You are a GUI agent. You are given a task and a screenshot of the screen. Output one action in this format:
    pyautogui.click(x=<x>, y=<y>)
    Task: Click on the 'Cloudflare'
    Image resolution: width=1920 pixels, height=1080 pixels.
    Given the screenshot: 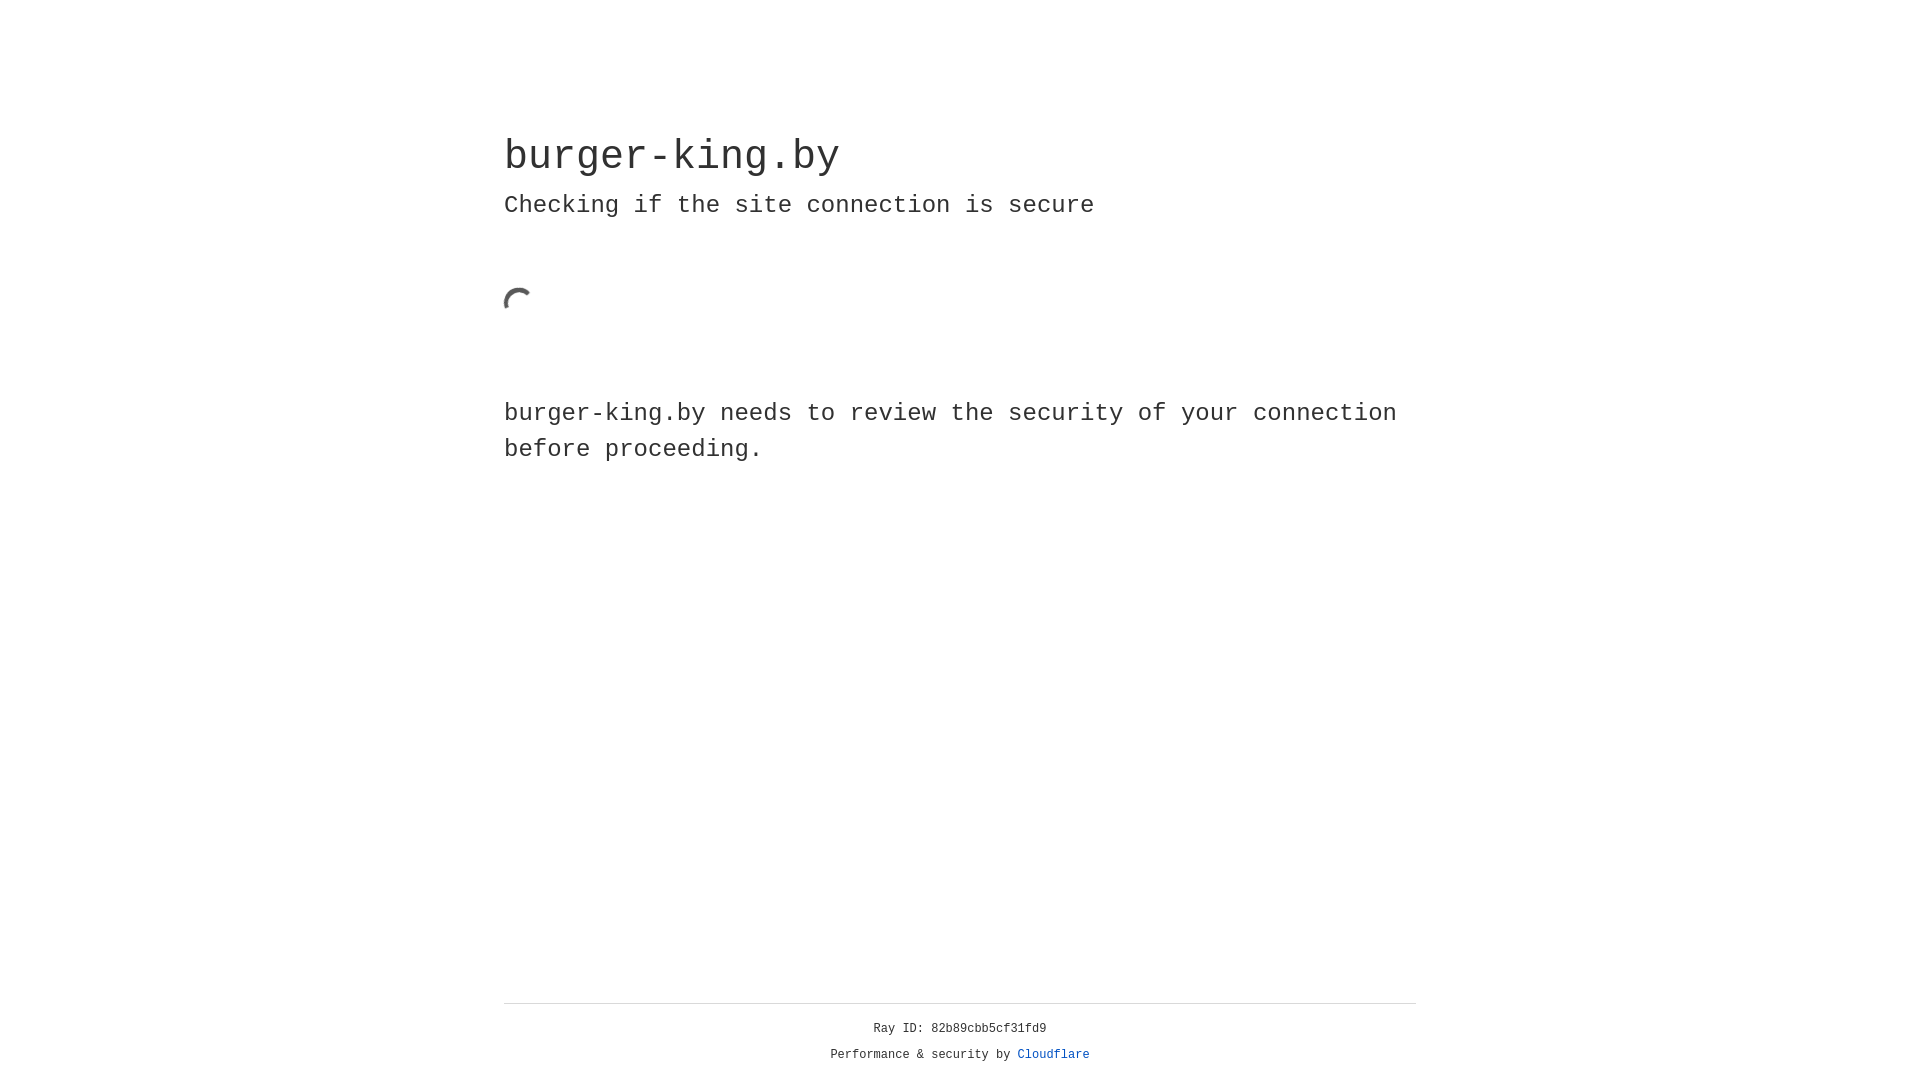 What is the action you would take?
    pyautogui.click(x=1017, y=1054)
    